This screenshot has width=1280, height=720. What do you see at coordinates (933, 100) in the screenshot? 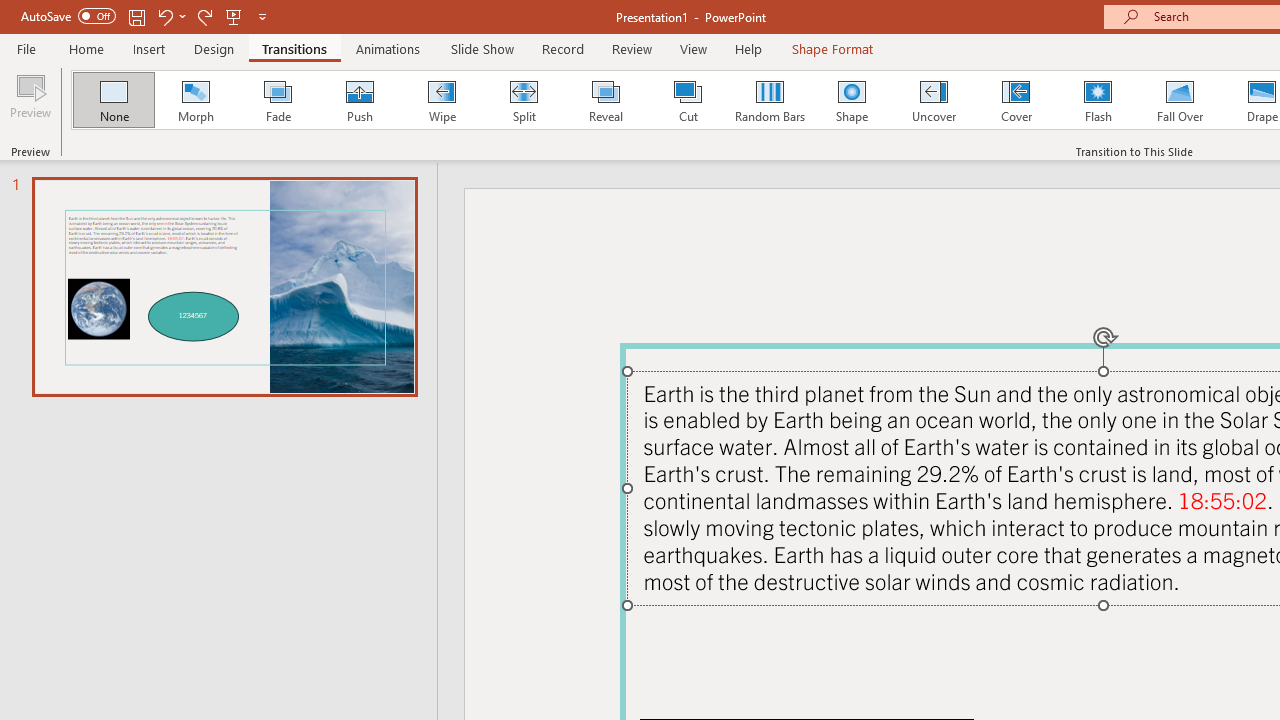
I see `'Uncover'` at bounding box center [933, 100].